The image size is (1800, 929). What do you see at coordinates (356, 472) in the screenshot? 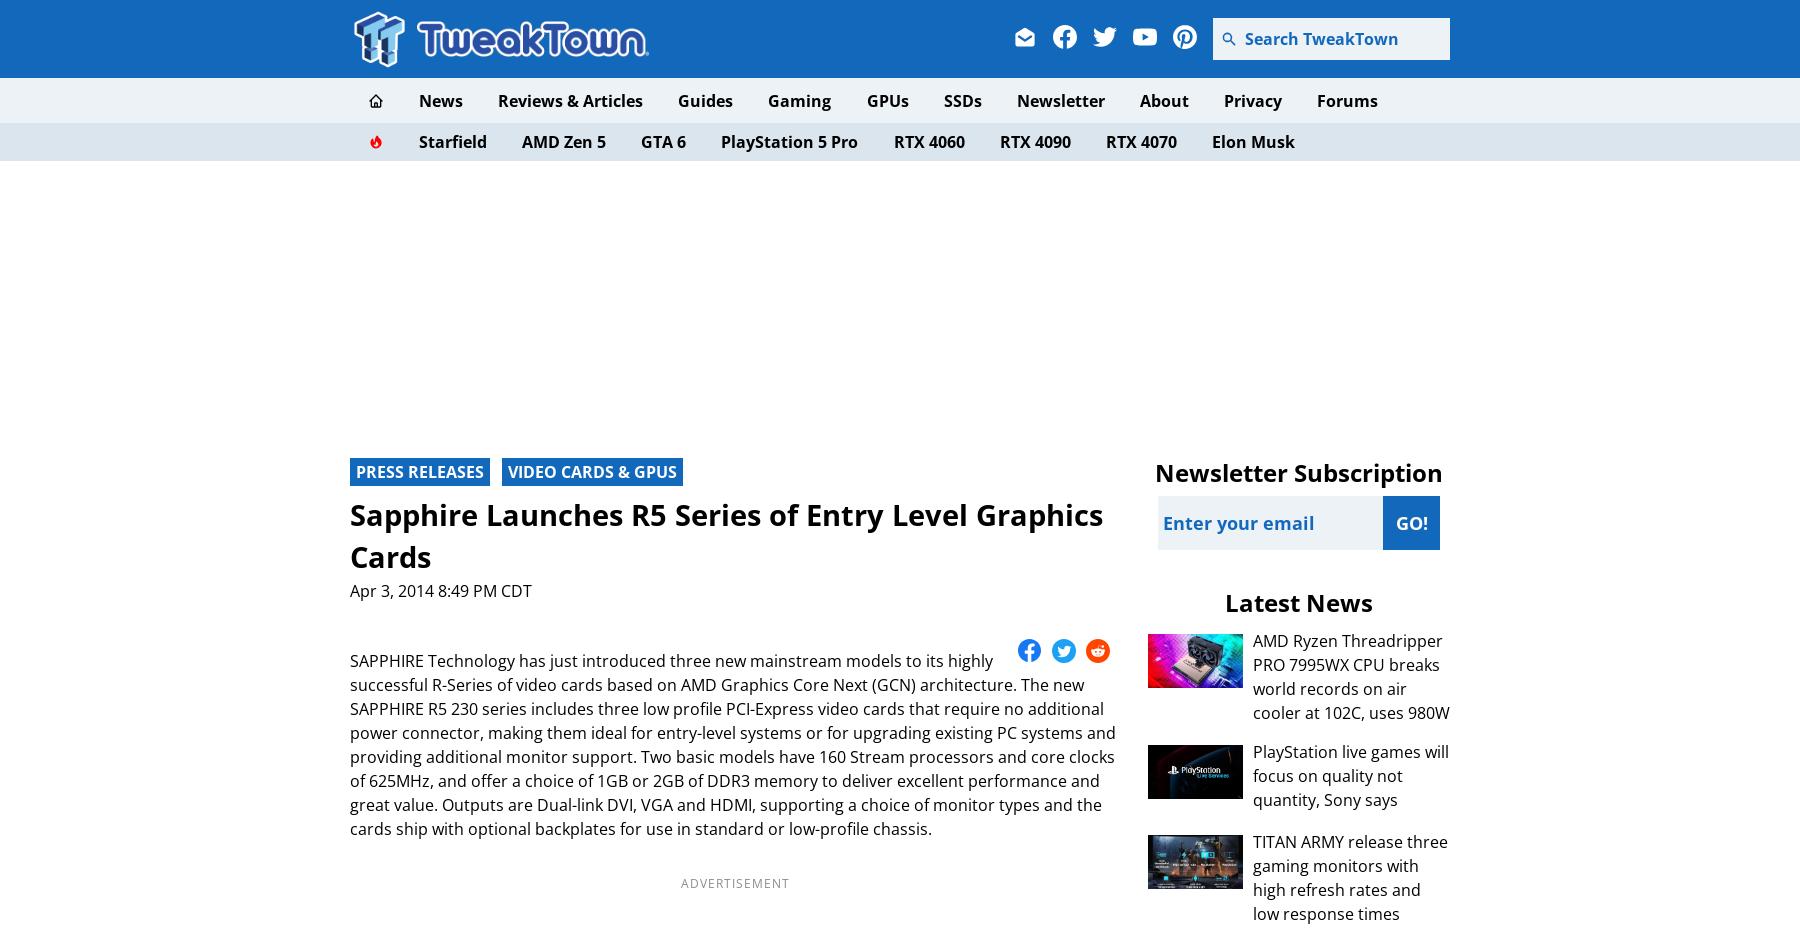
I see `'Press Releases'` at bounding box center [356, 472].